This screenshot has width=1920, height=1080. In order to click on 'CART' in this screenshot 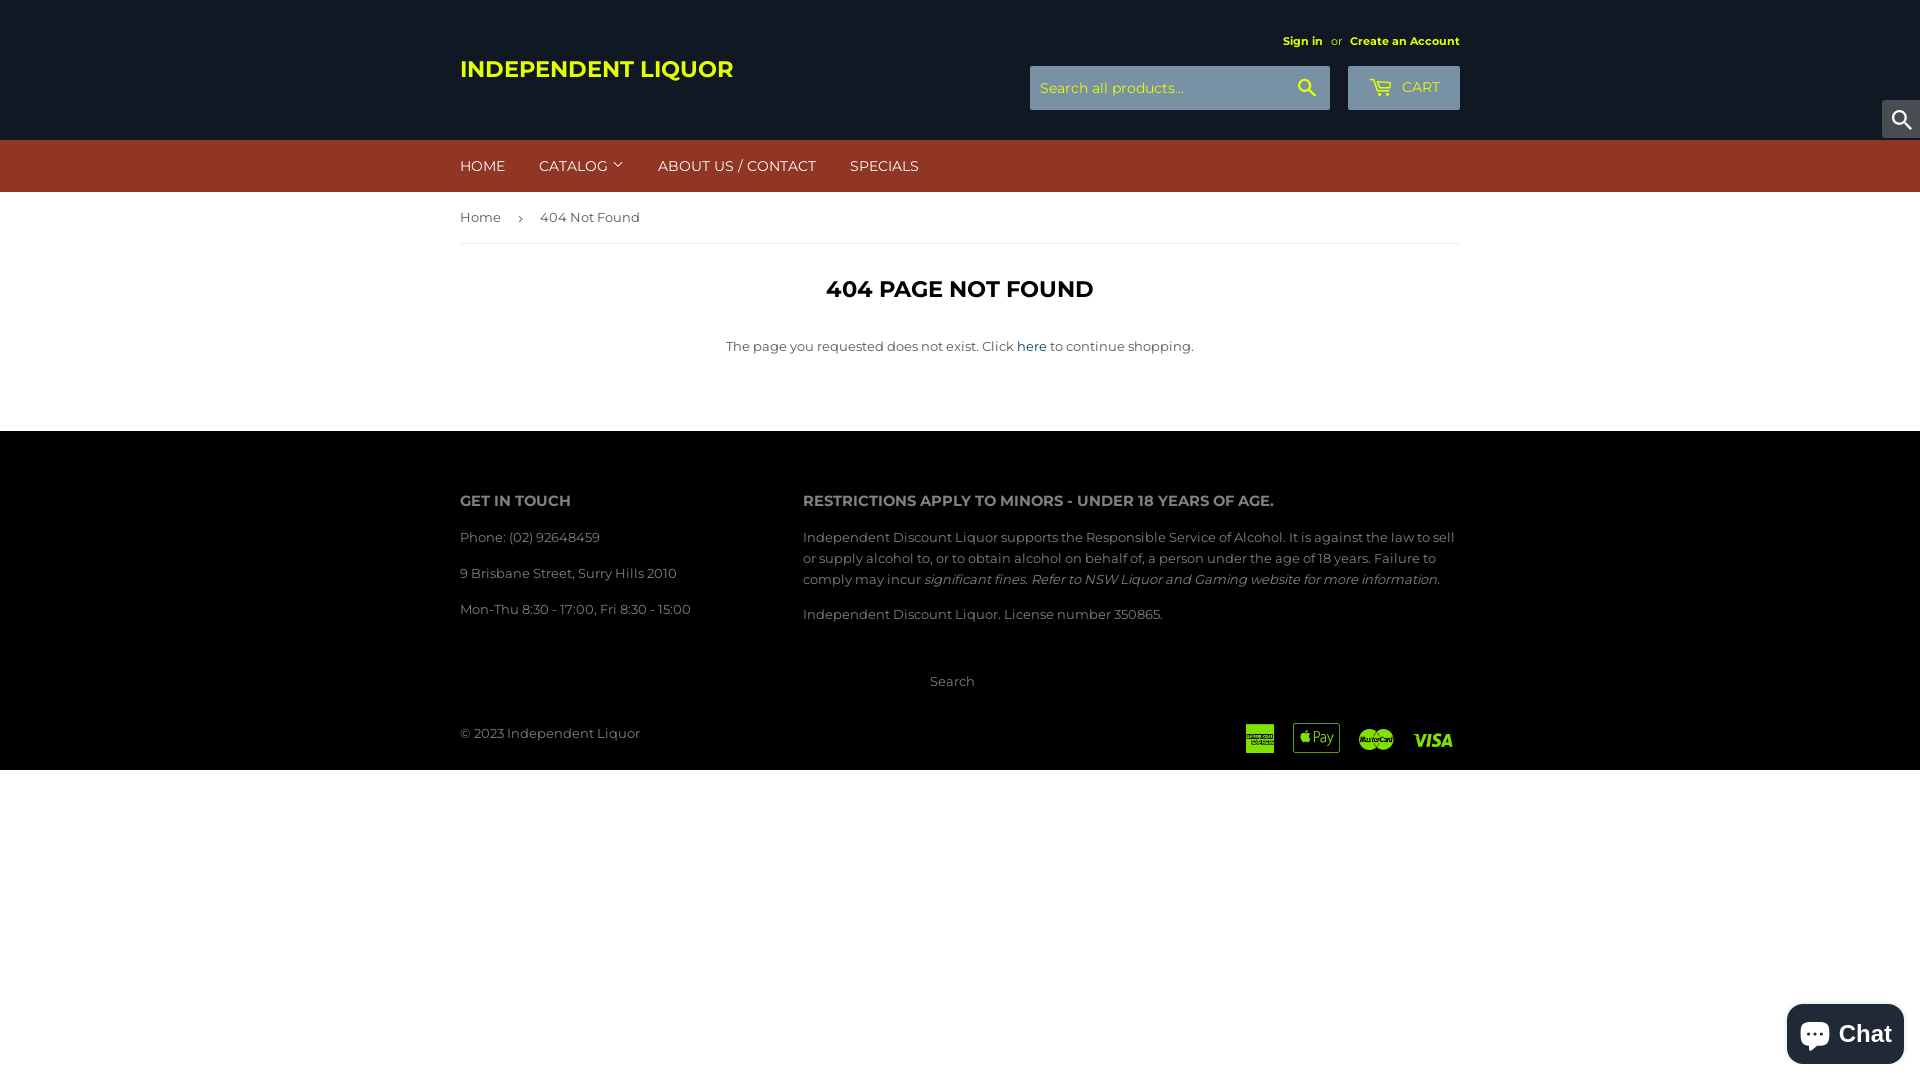, I will do `click(1348, 87)`.